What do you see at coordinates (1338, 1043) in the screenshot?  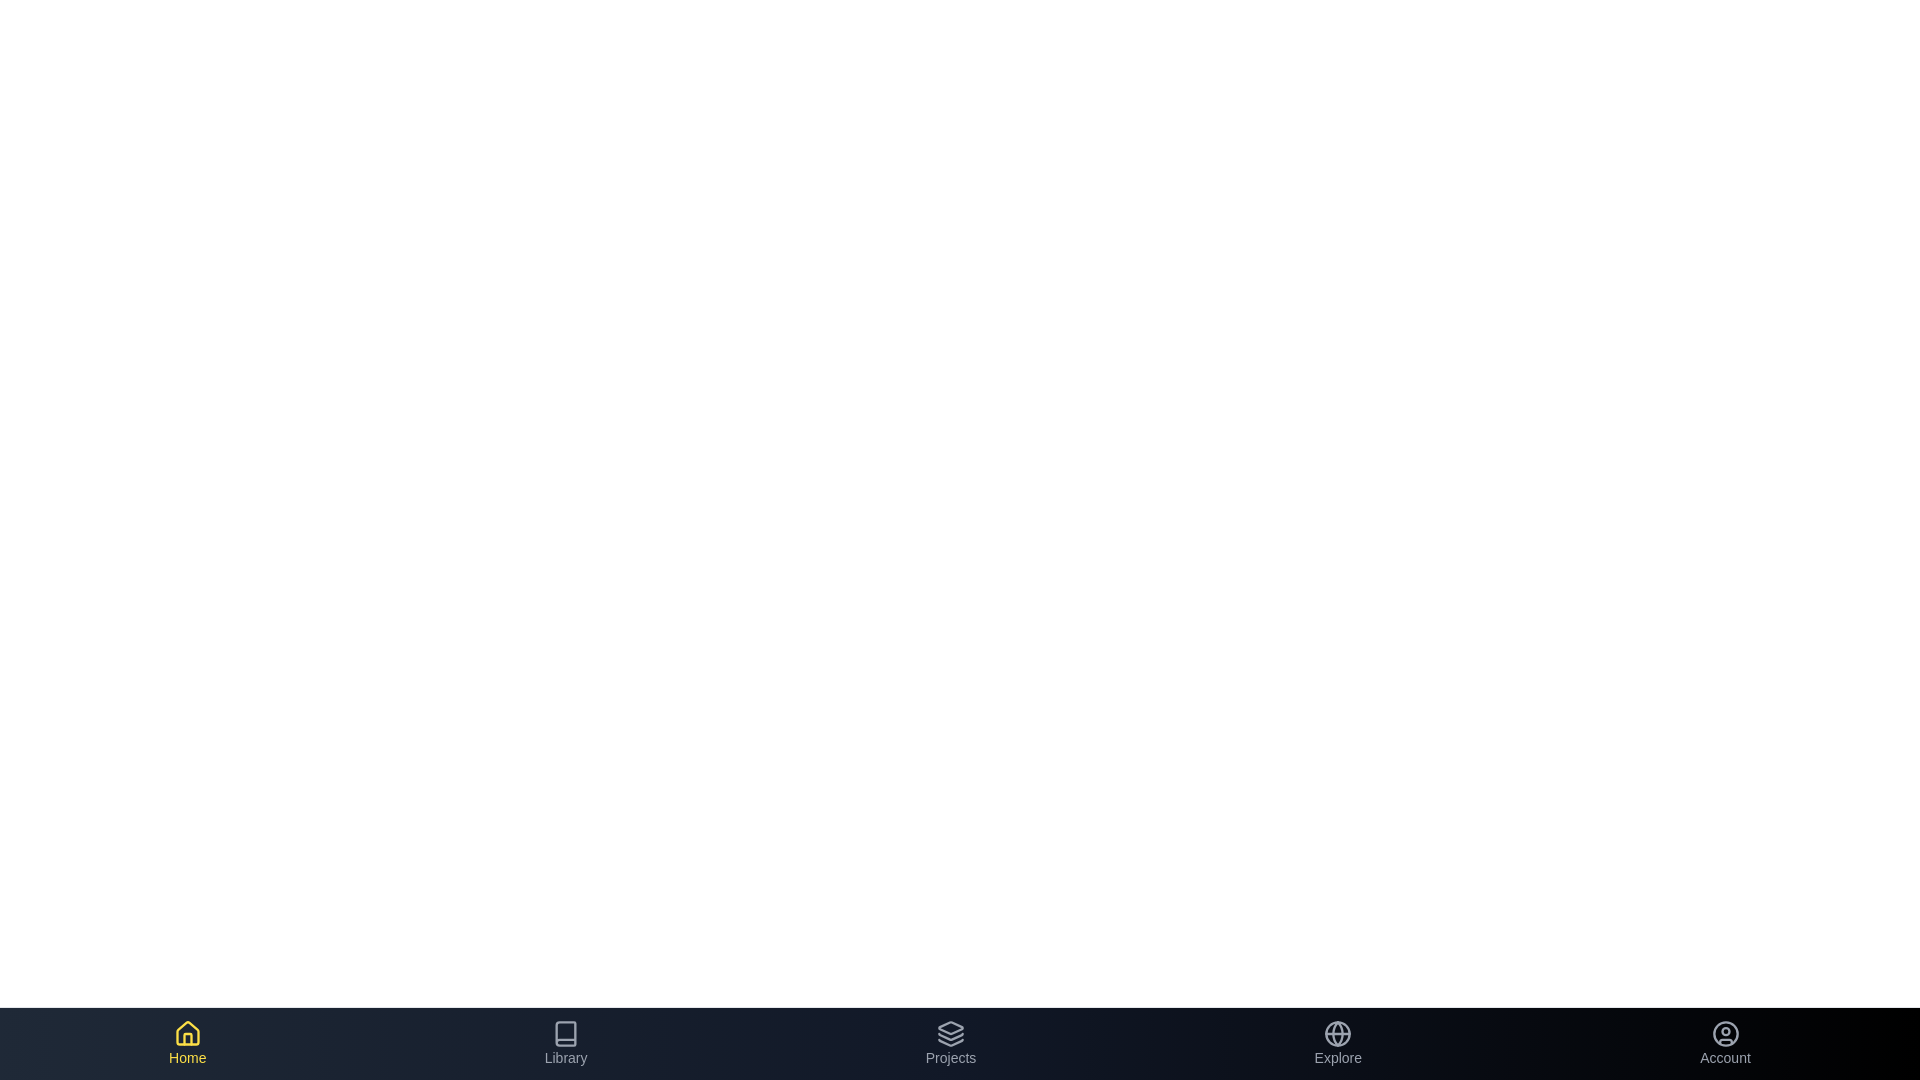 I see `the Explore tab to see the hover effect` at bounding box center [1338, 1043].